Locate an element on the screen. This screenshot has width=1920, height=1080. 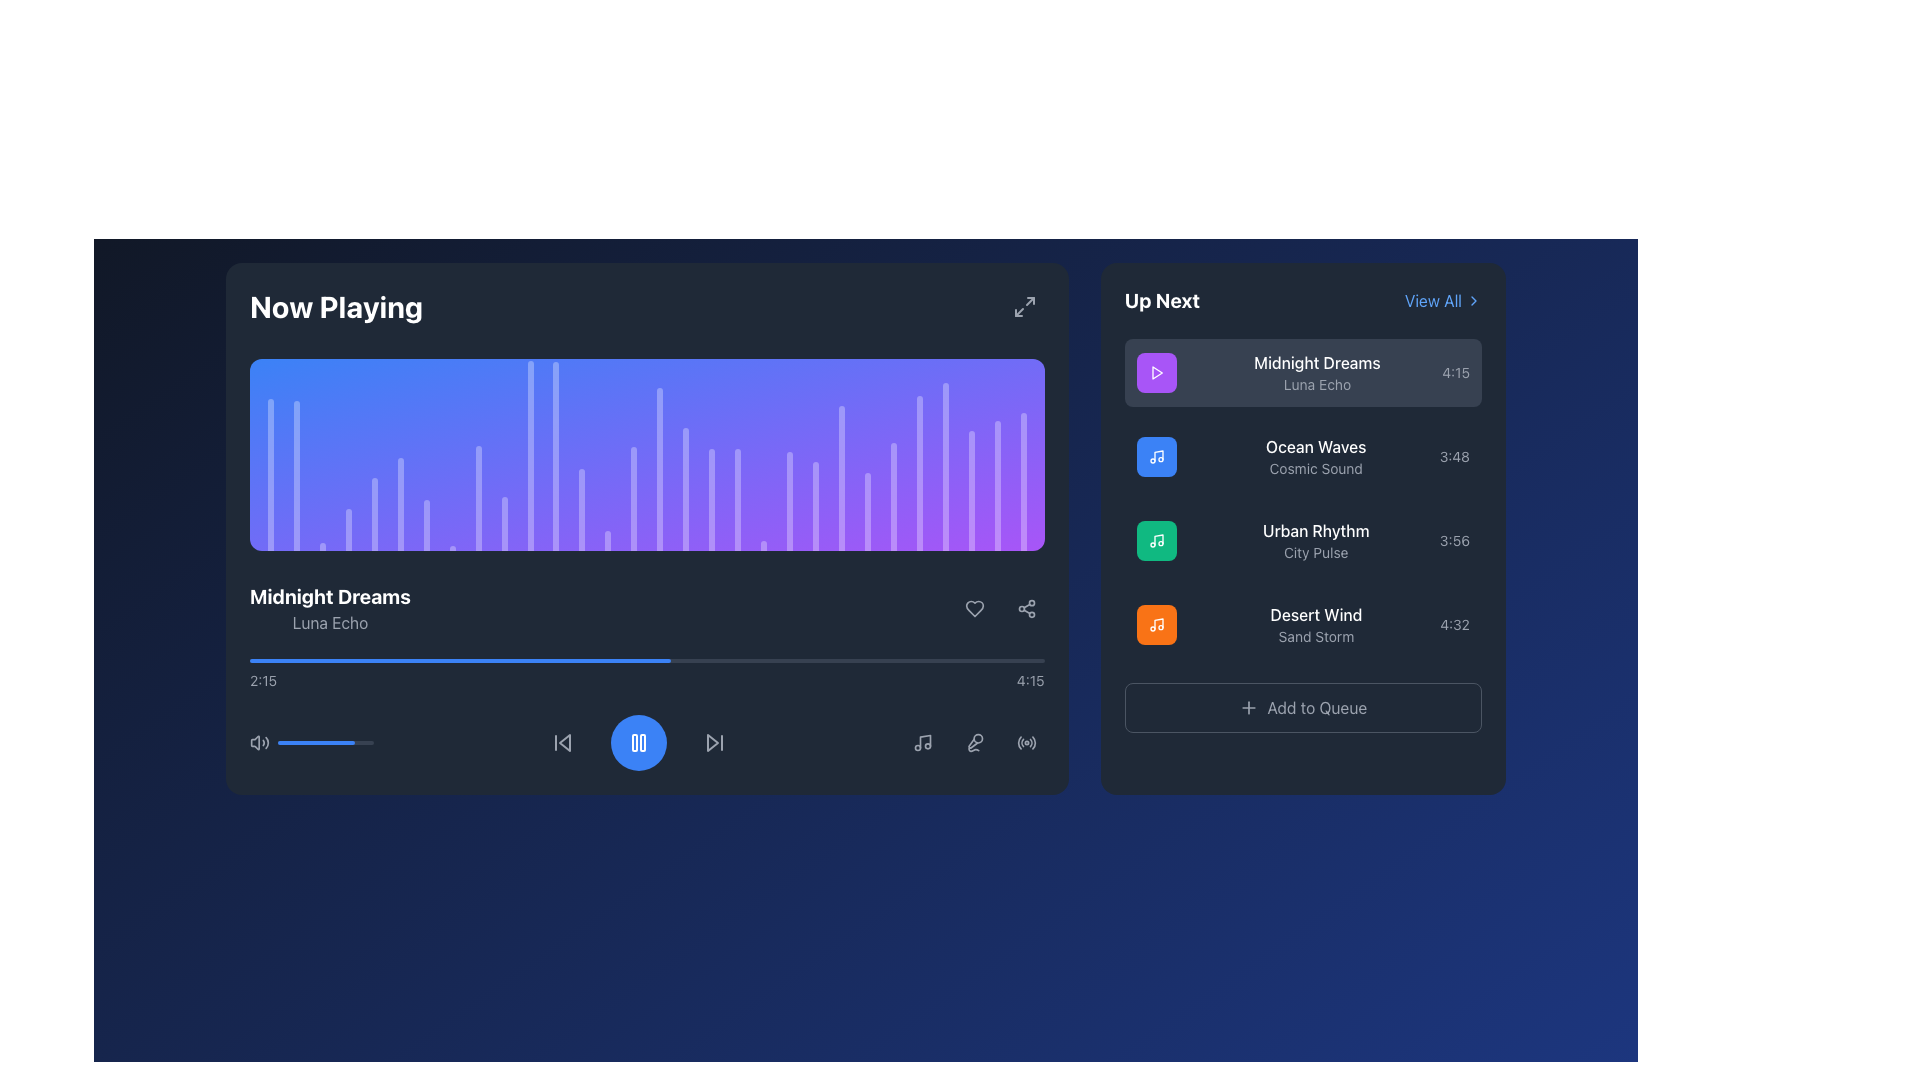
the fourth music track item in the 'Up Next' section is located at coordinates (1303, 623).